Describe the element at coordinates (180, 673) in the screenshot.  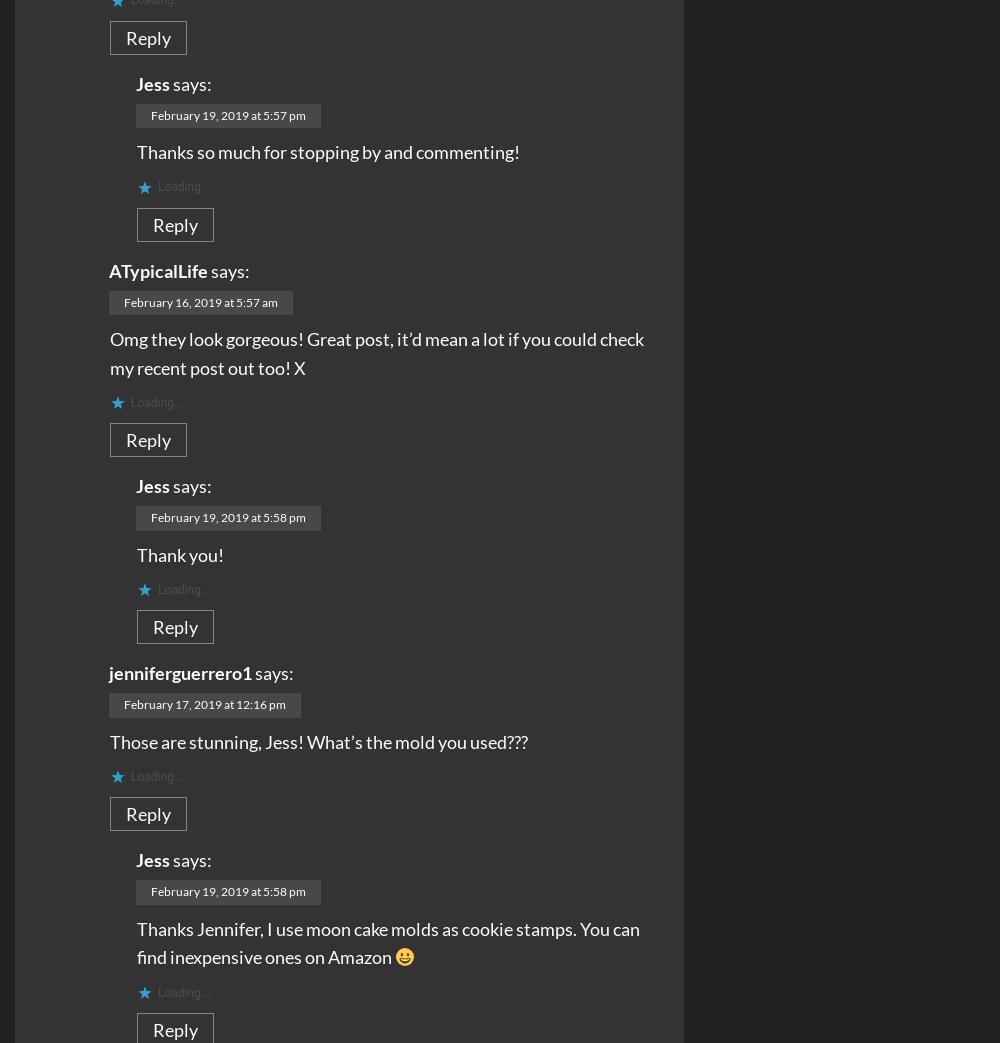
I see `'jenniferguerrero1'` at that location.